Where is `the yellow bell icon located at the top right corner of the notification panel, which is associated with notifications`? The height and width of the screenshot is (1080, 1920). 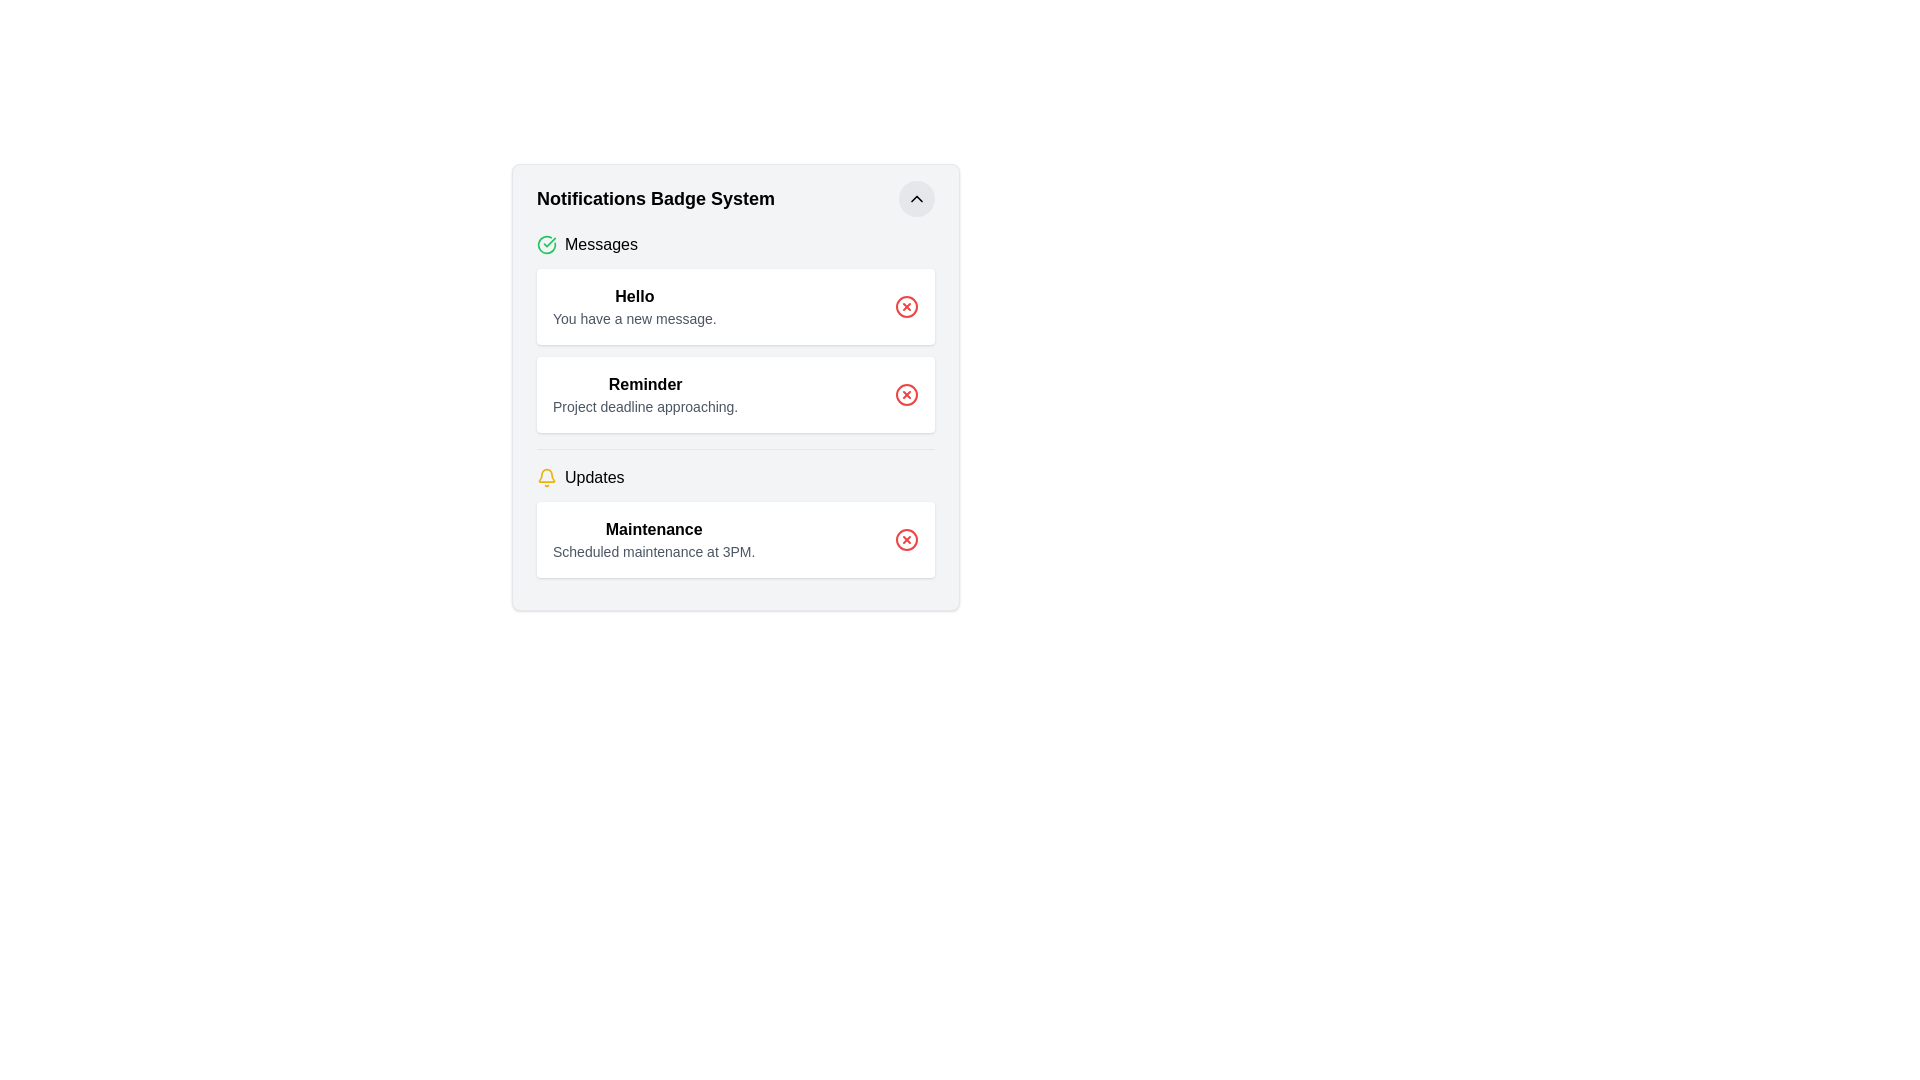
the yellow bell icon located at the top right corner of the notification panel, which is associated with notifications is located at coordinates (547, 475).